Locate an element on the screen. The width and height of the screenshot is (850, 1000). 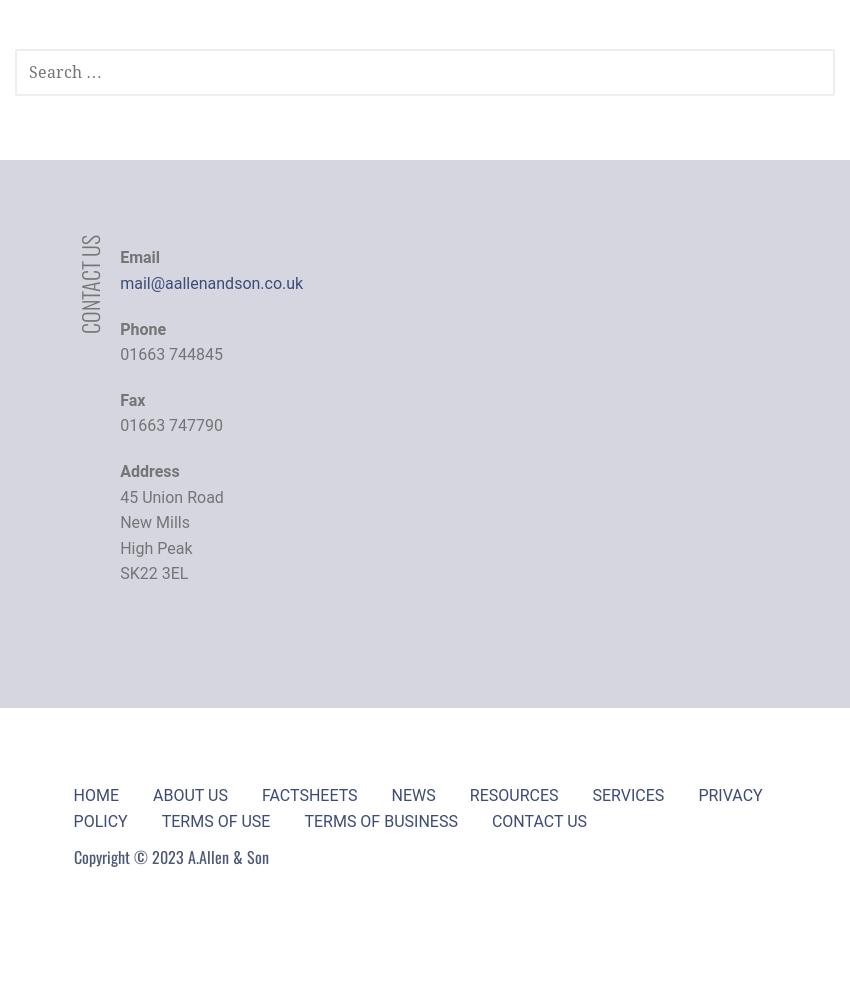
'01663 747790' is located at coordinates (119, 425).